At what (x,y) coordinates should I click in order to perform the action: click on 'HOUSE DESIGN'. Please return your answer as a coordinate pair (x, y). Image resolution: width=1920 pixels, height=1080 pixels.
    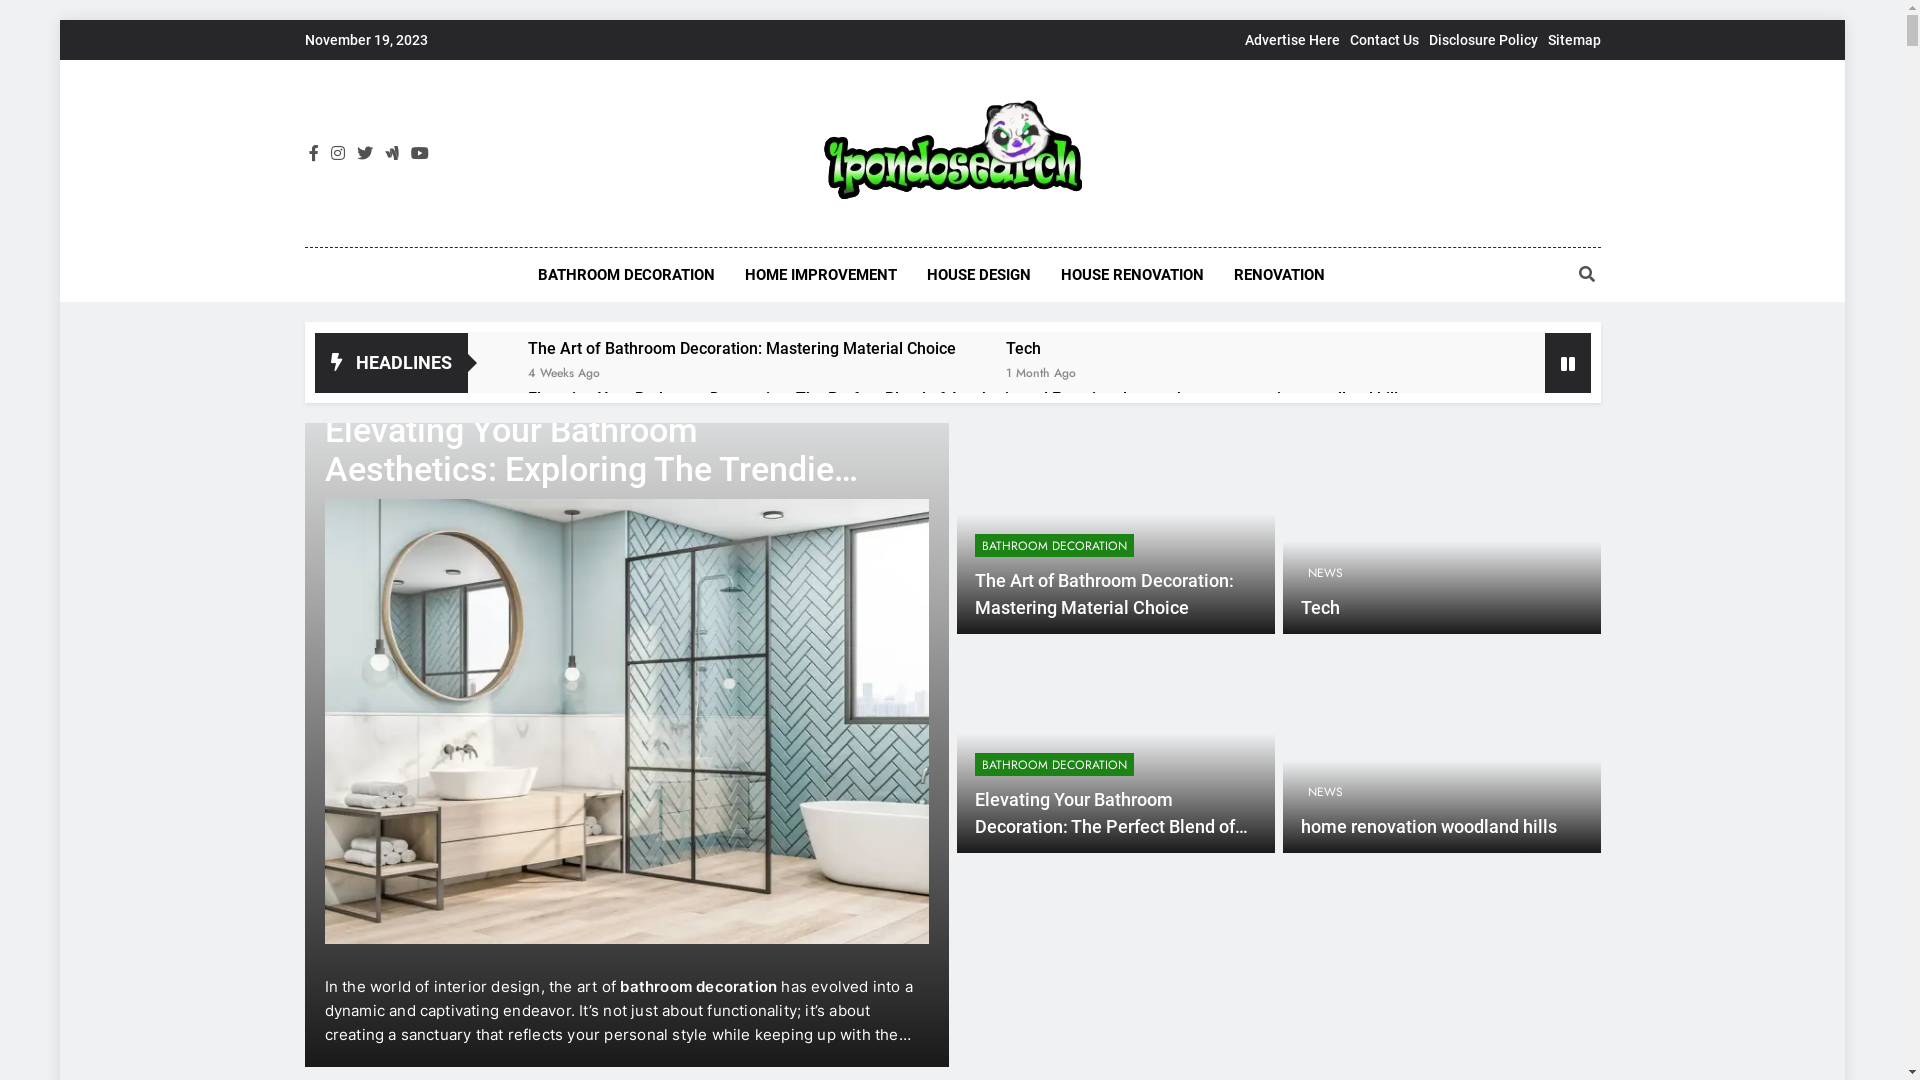
    Looking at the image, I should click on (911, 274).